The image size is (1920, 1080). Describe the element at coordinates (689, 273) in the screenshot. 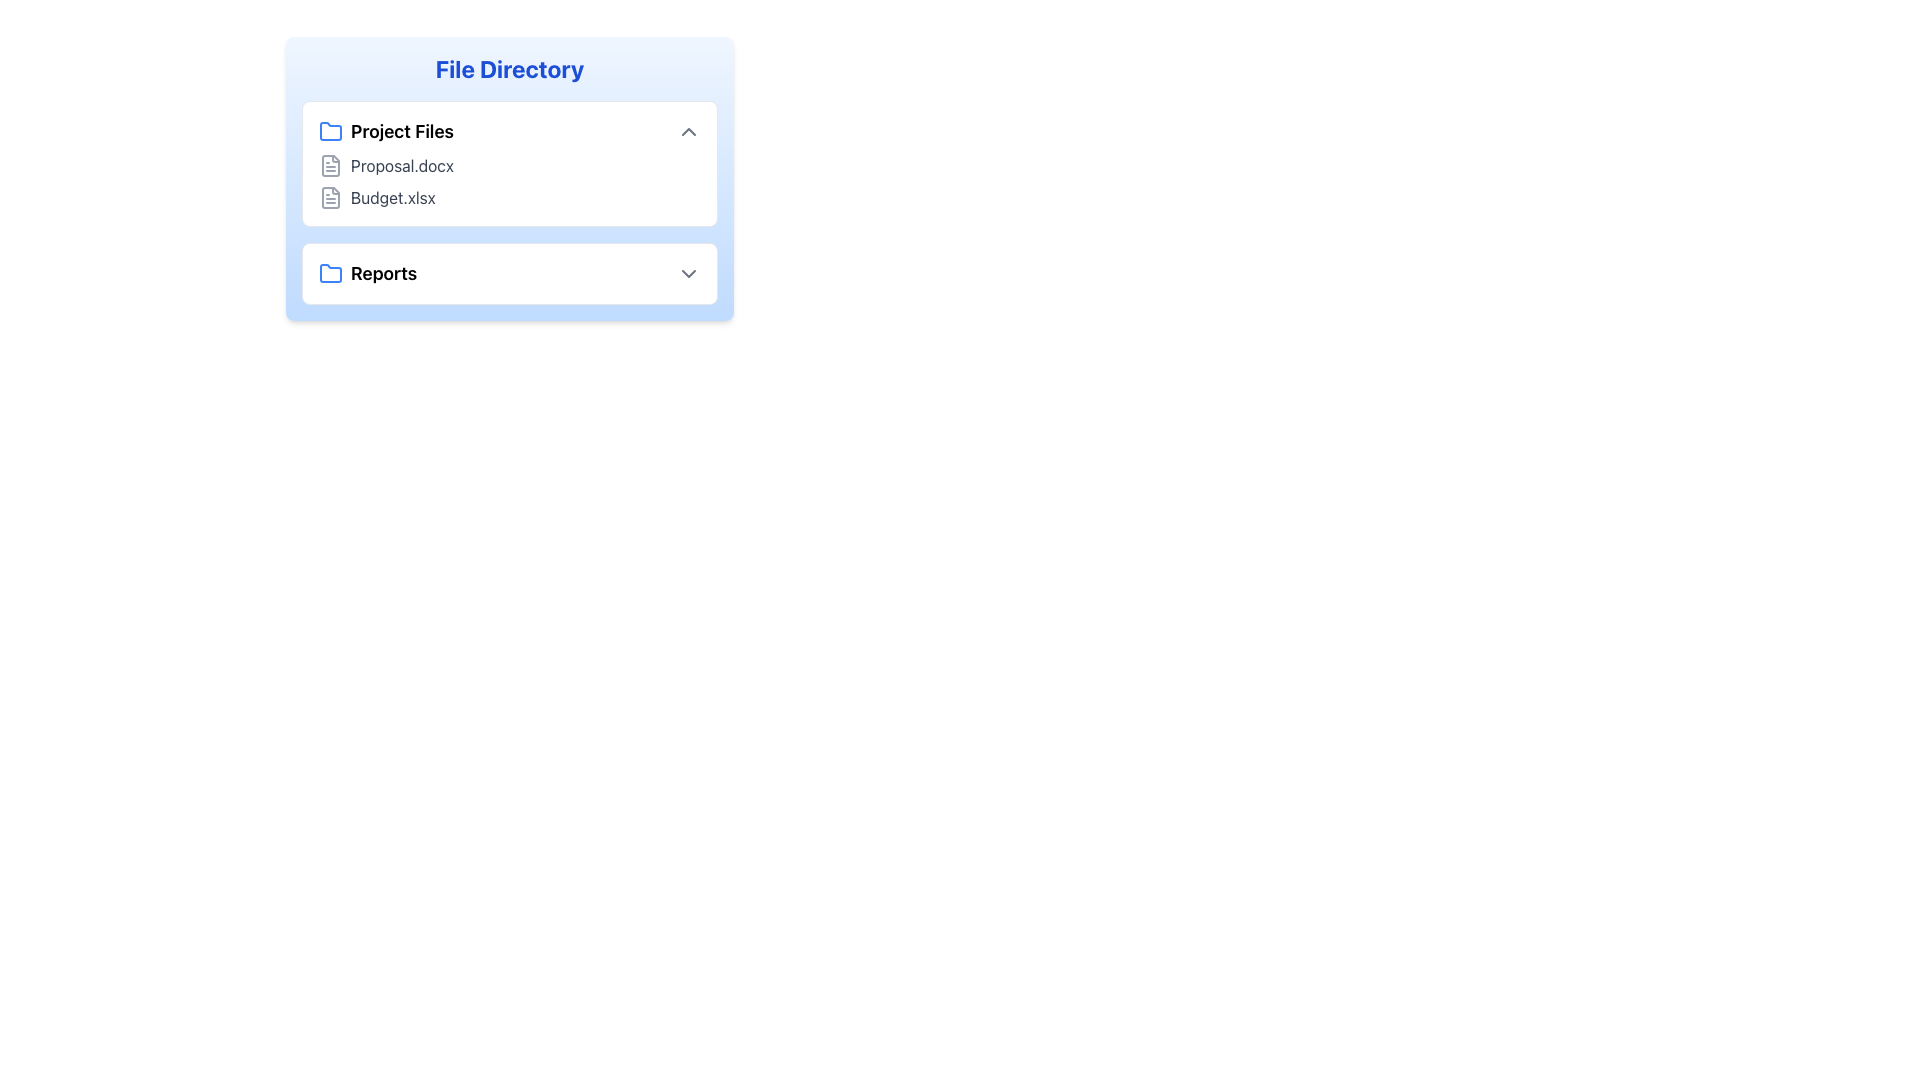

I see `the Chevron-Down icon located on the right side of the 'Reports' row under the 'File Directory' section` at that location.